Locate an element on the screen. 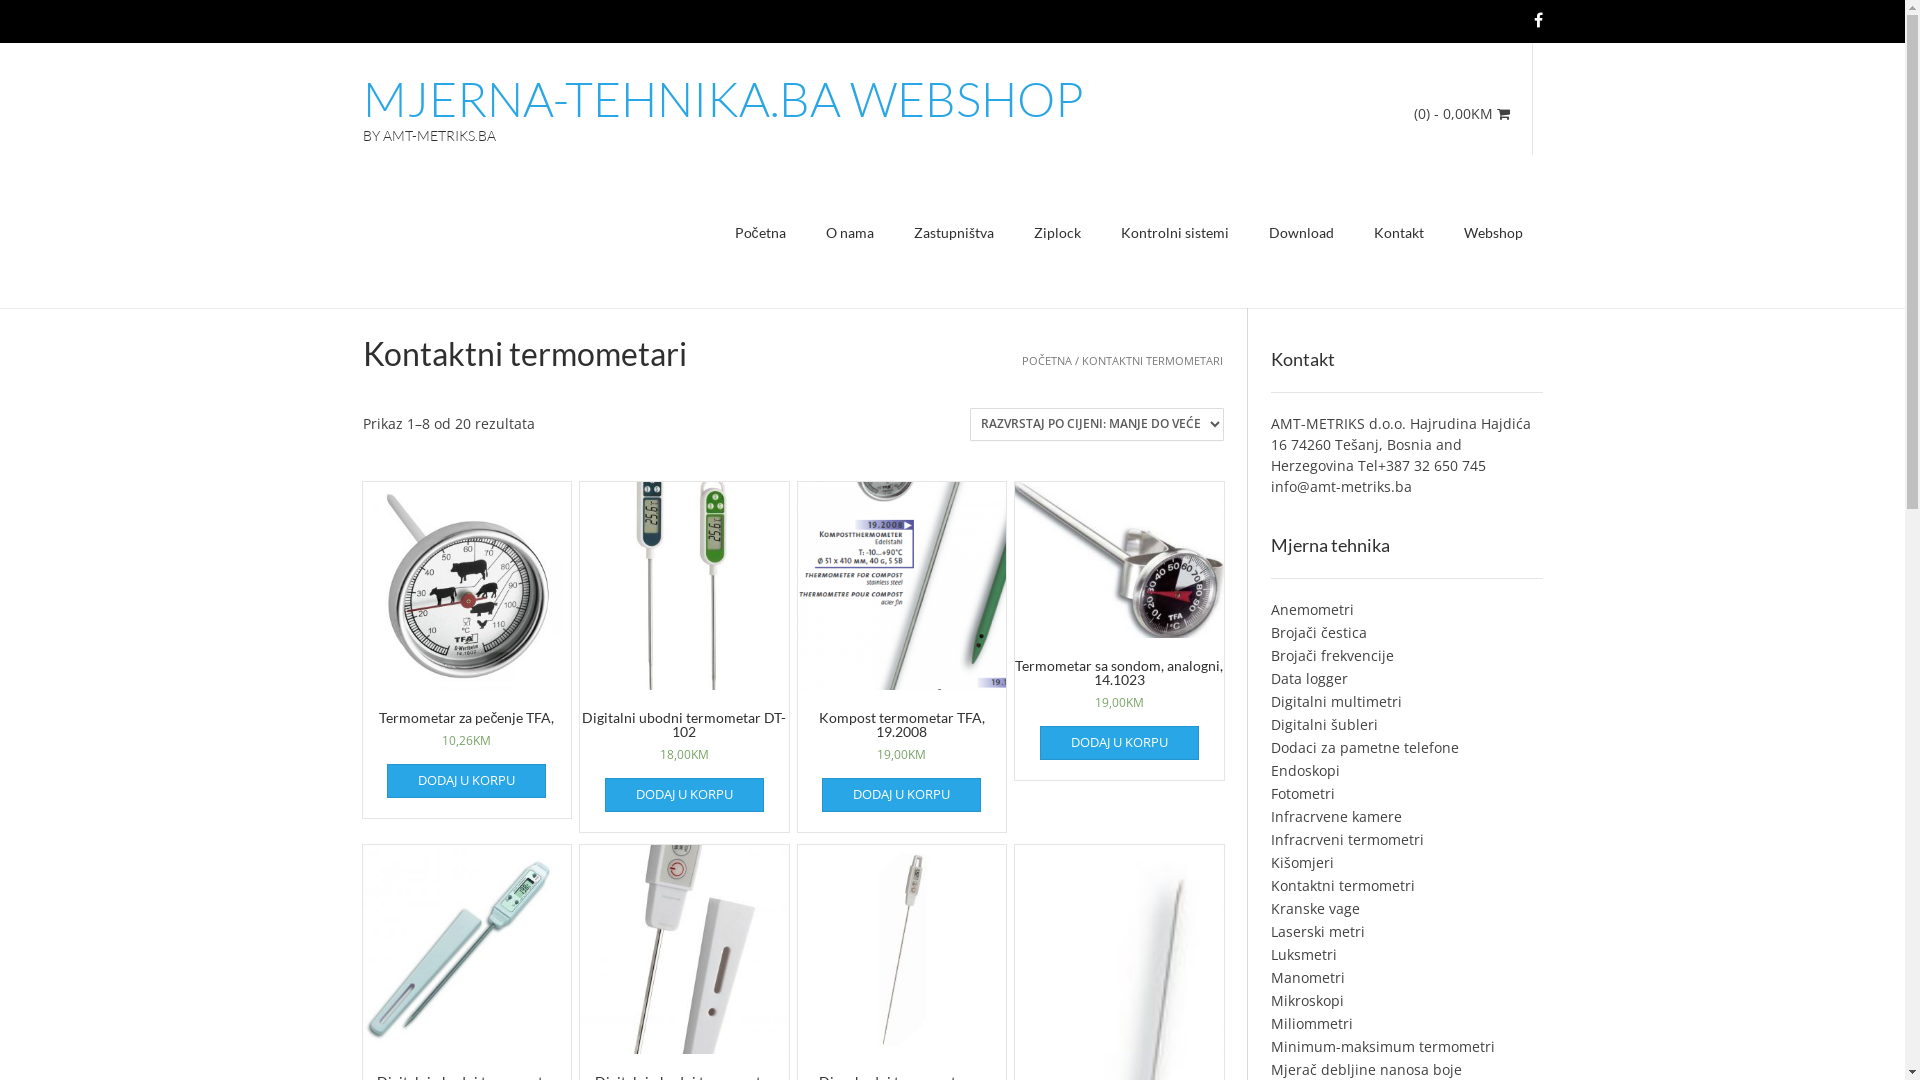 The height and width of the screenshot is (1080, 1920). 'Ziplock' is located at coordinates (1056, 234).